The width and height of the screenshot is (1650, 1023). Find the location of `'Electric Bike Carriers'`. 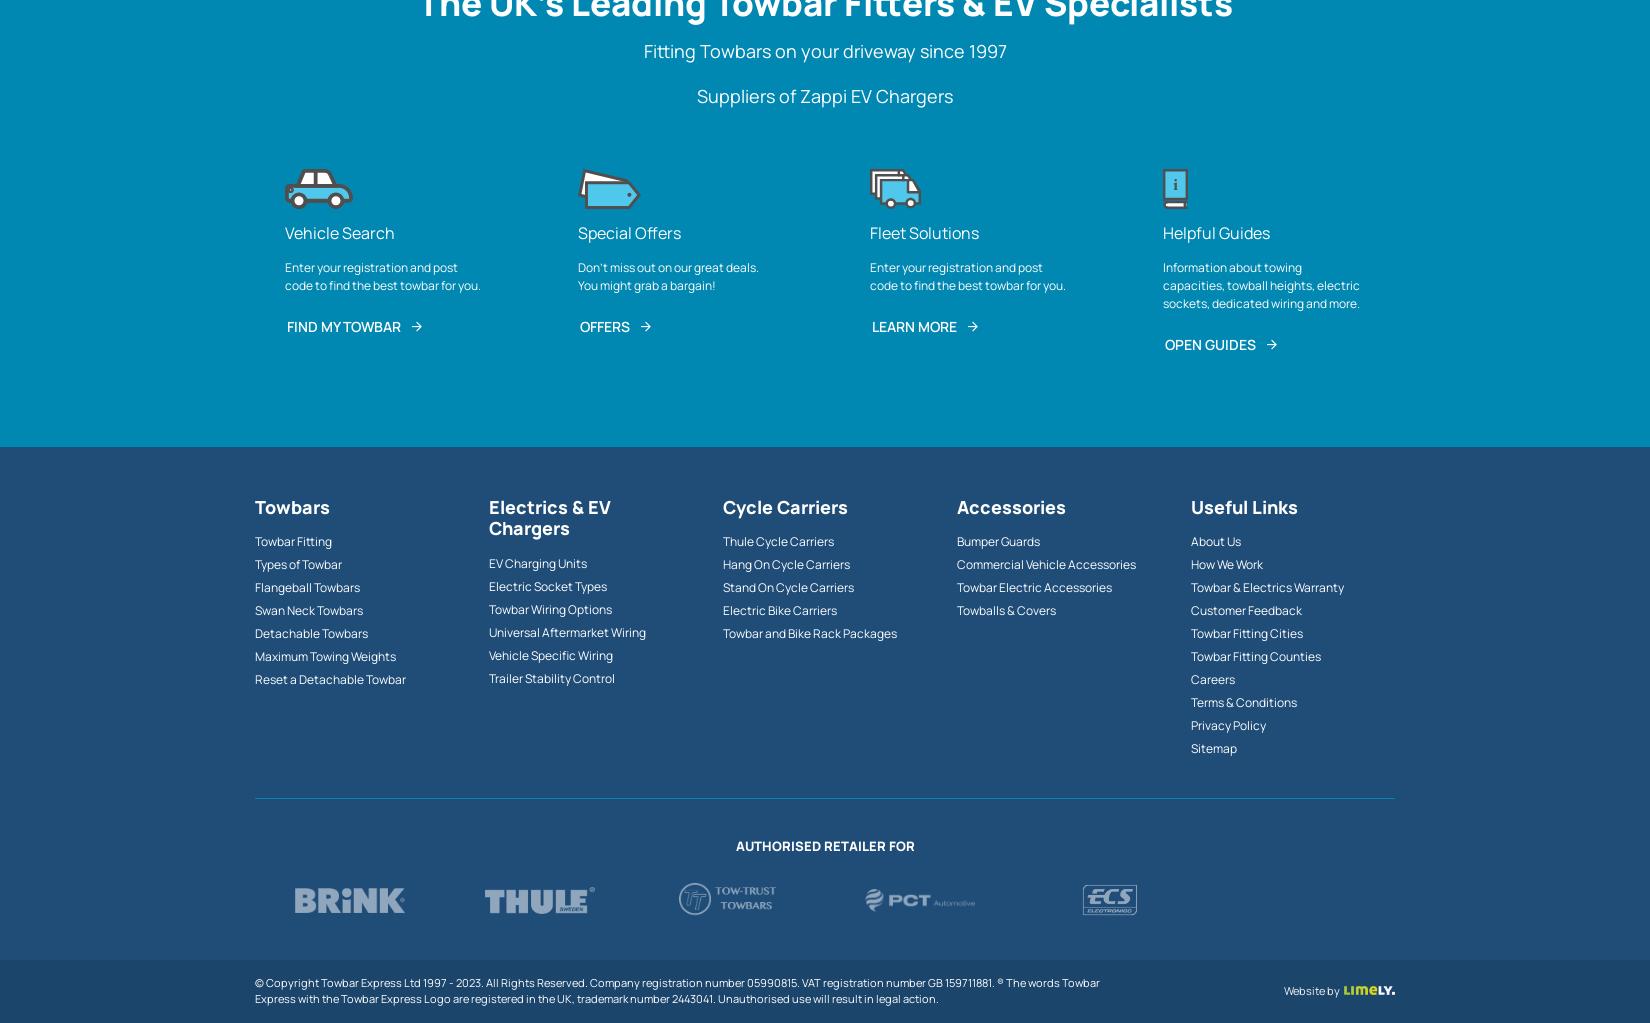

'Electric Bike Carriers' is located at coordinates (778, 609).